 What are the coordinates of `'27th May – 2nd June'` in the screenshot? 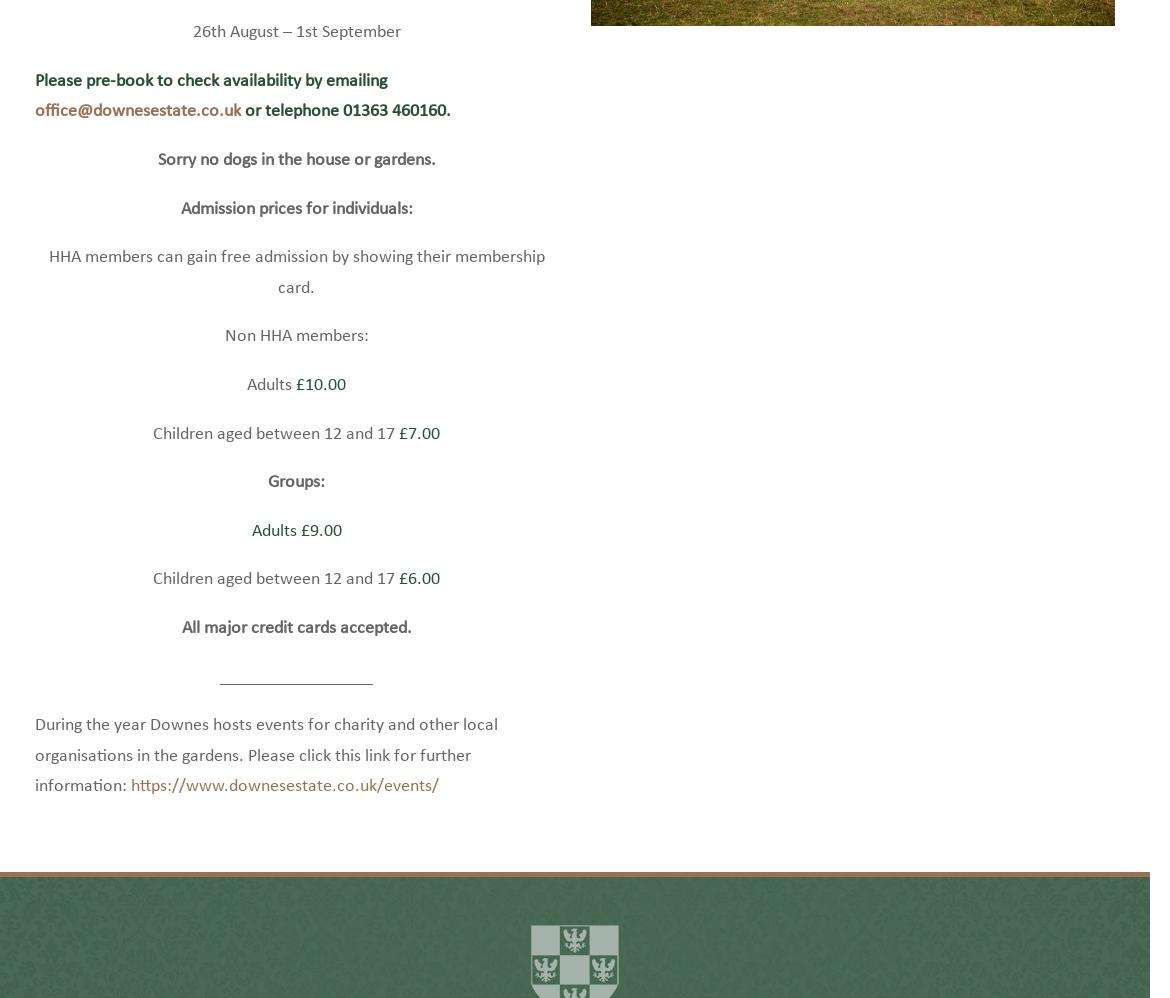 It's located at (295, 13).